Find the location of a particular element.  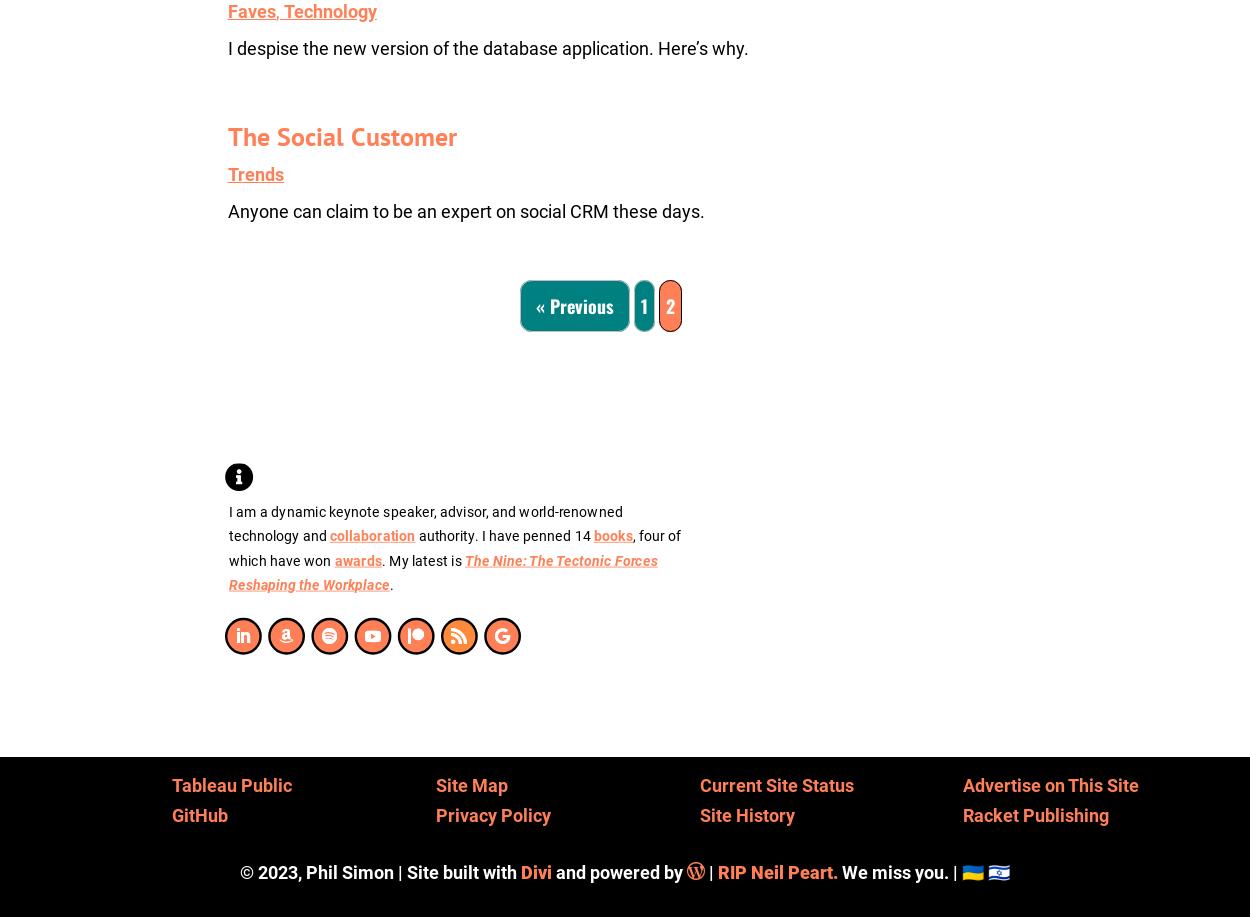

'Advertise on This Site' is located at coordinates (962, 783).